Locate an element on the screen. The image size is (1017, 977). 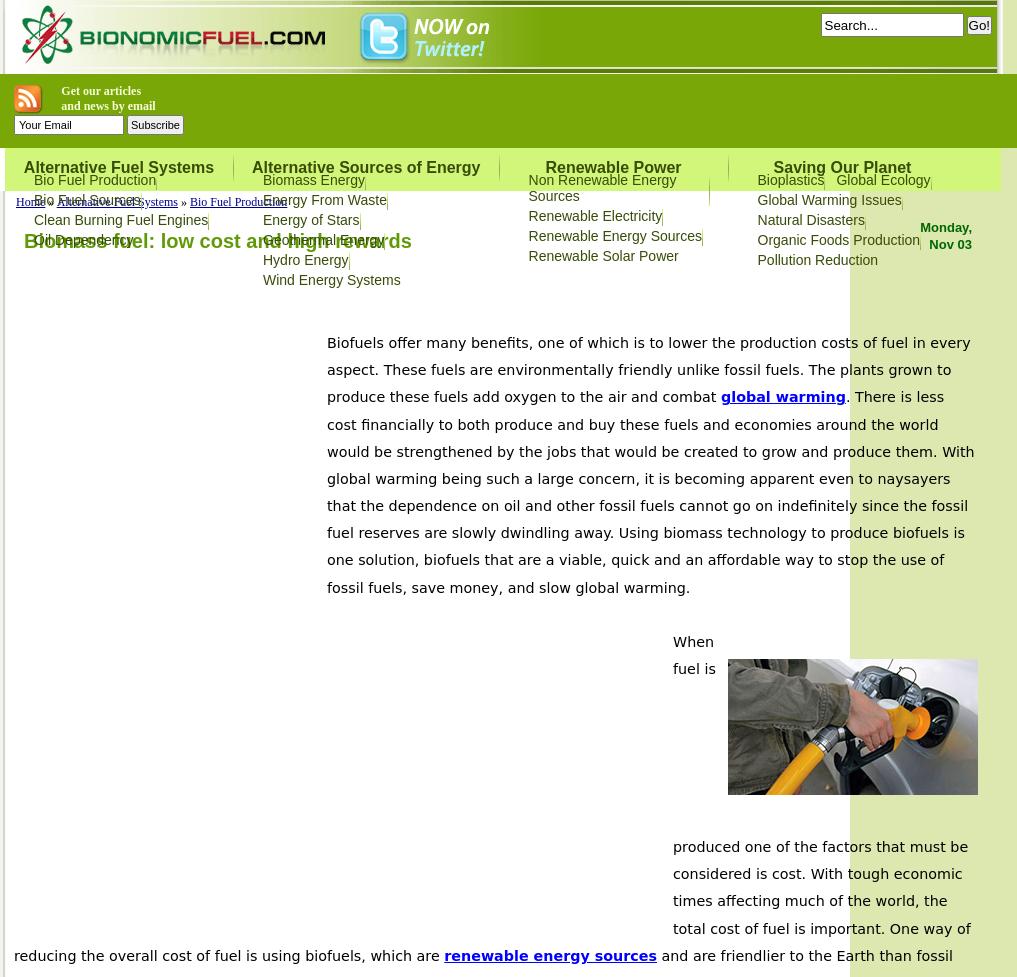
'renewable energy sources' is located at coordinates (549, 954).